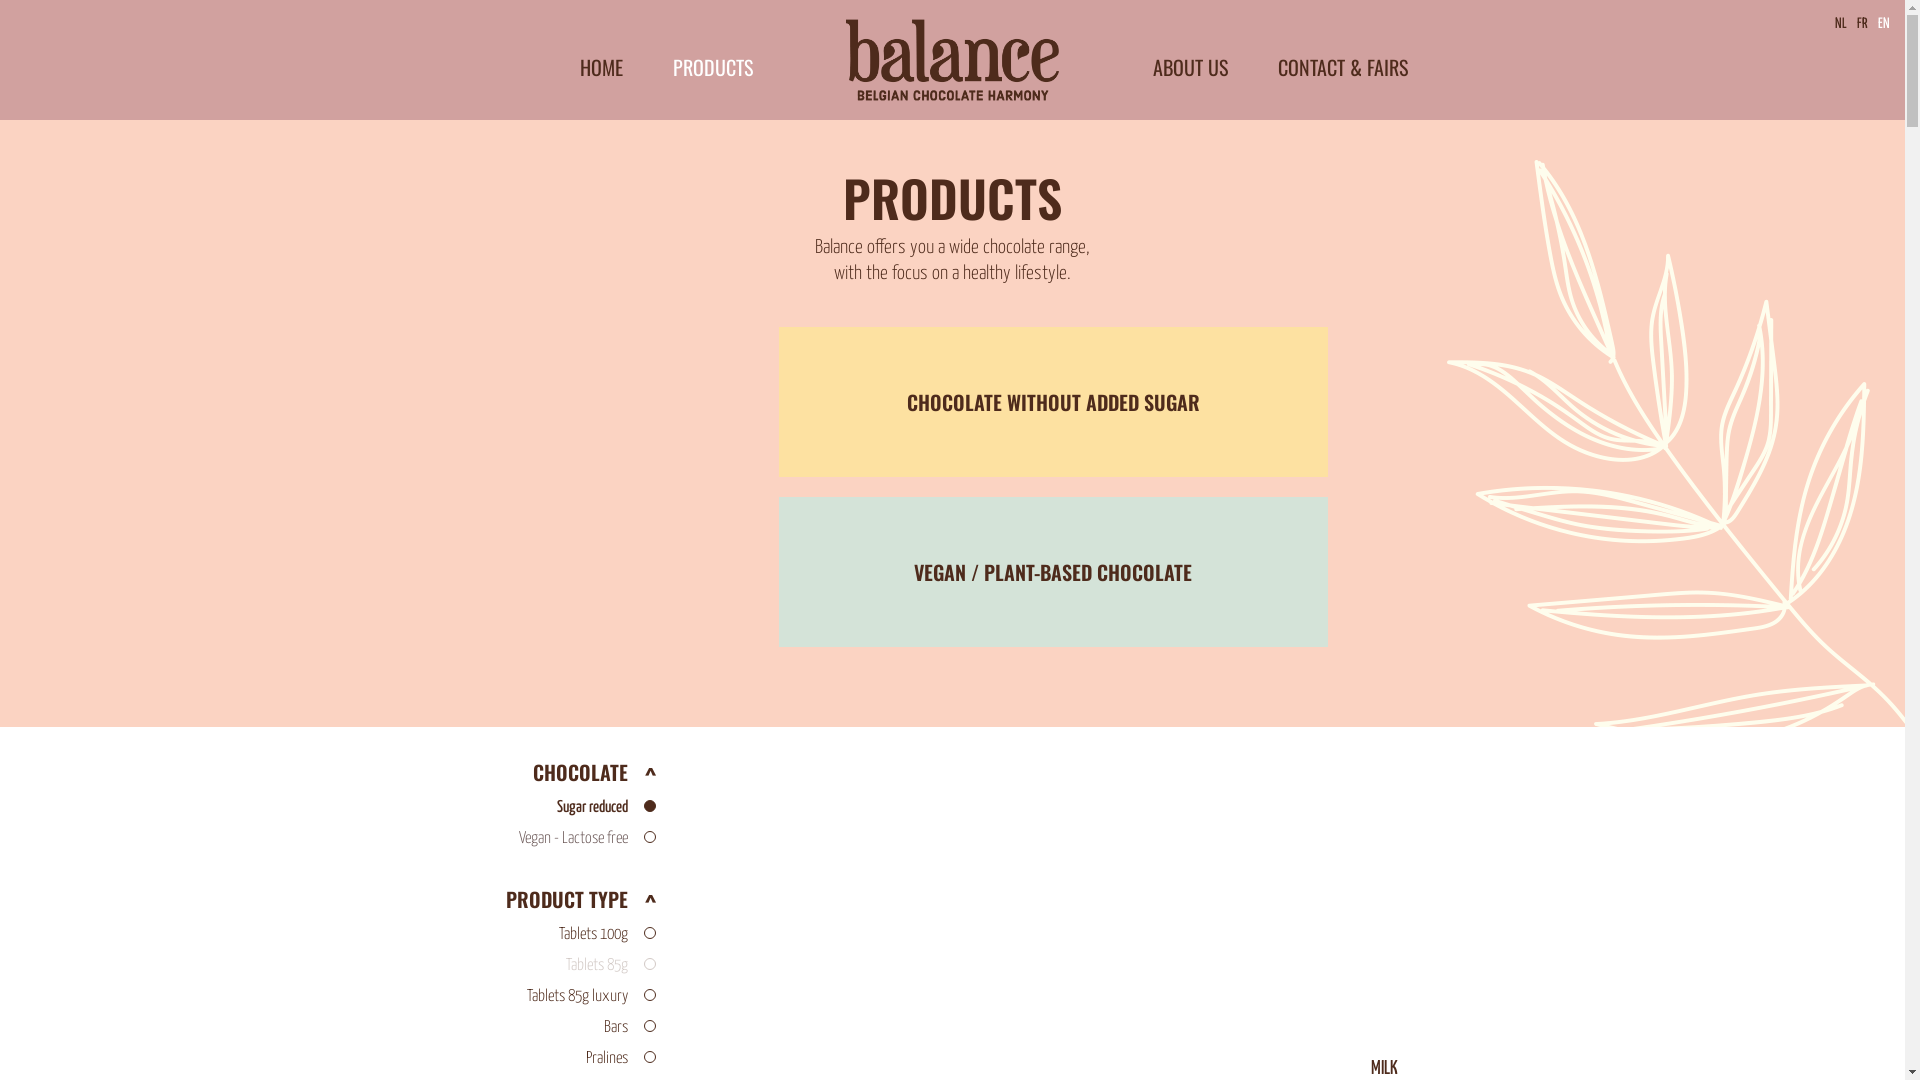  I want to click on 'FR', so click(1861, 23).